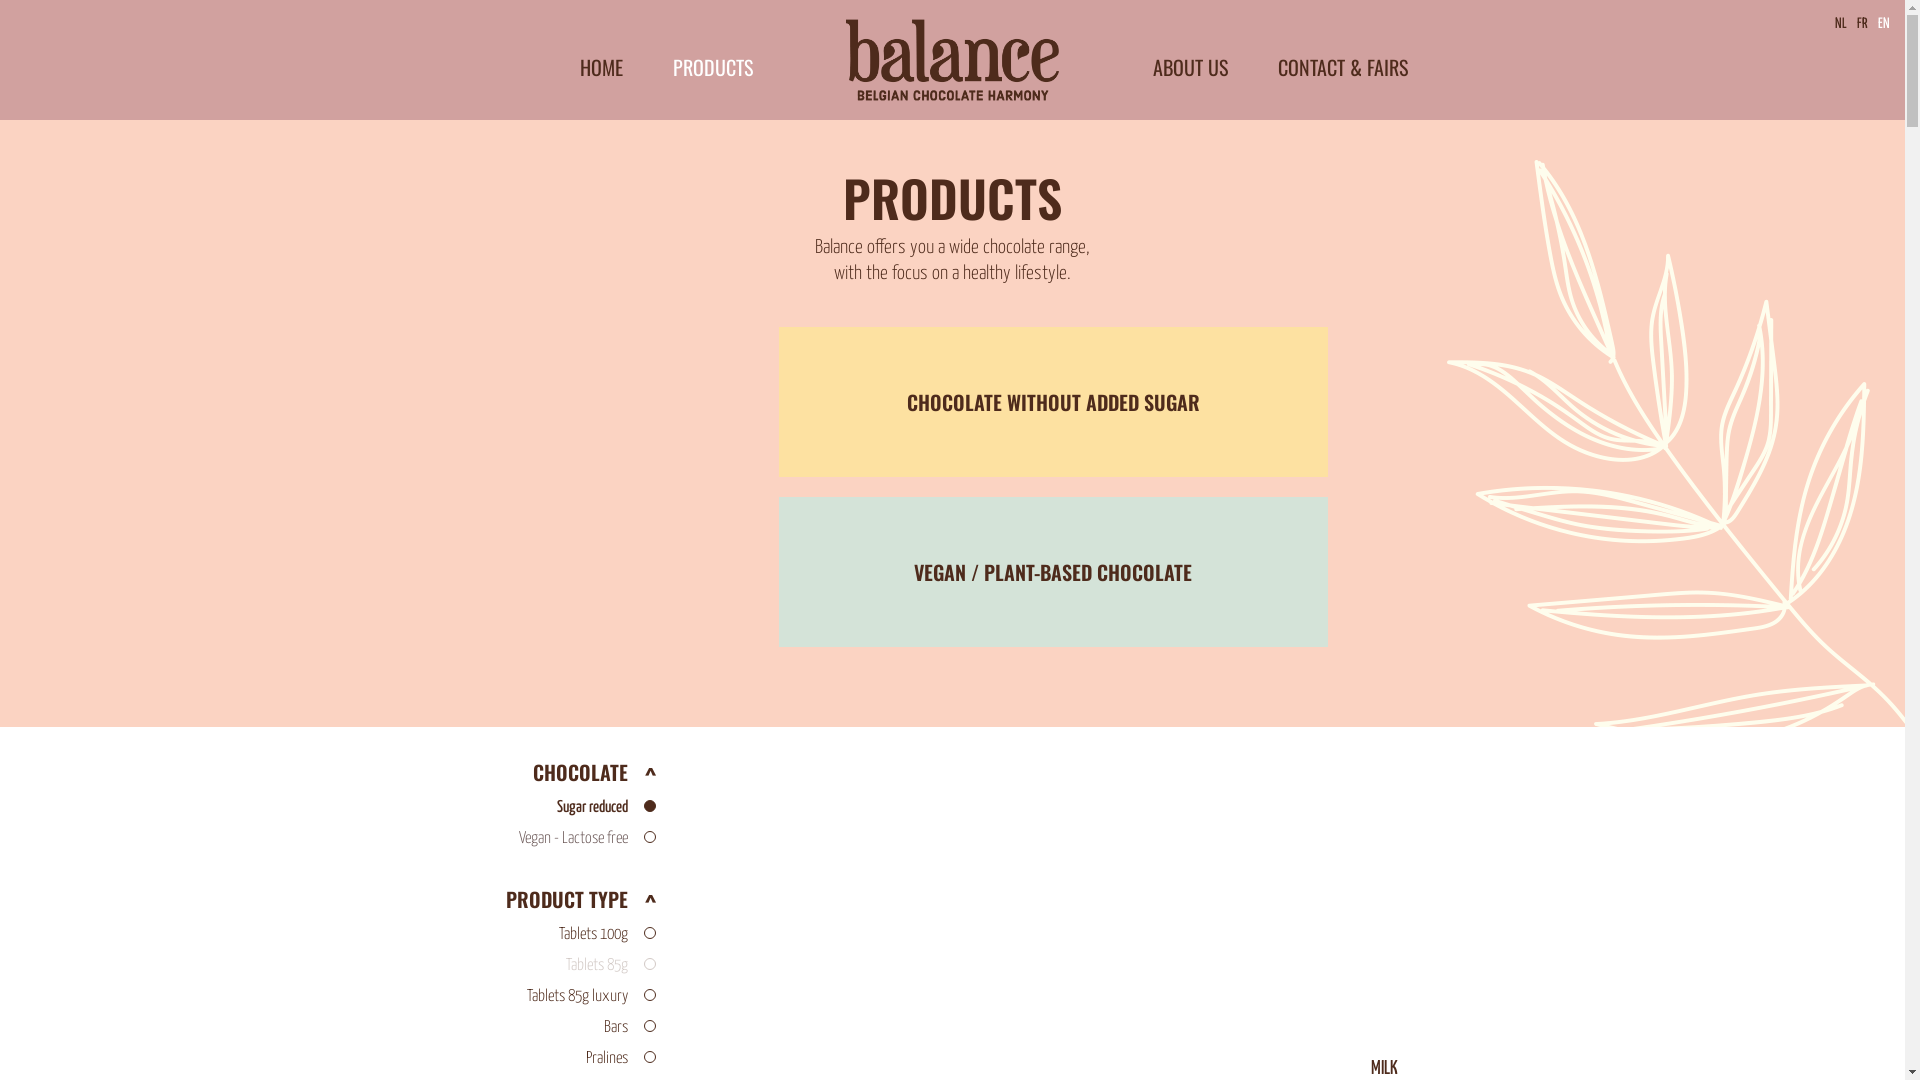  I want to click on 'FR', so click(1861, 23).